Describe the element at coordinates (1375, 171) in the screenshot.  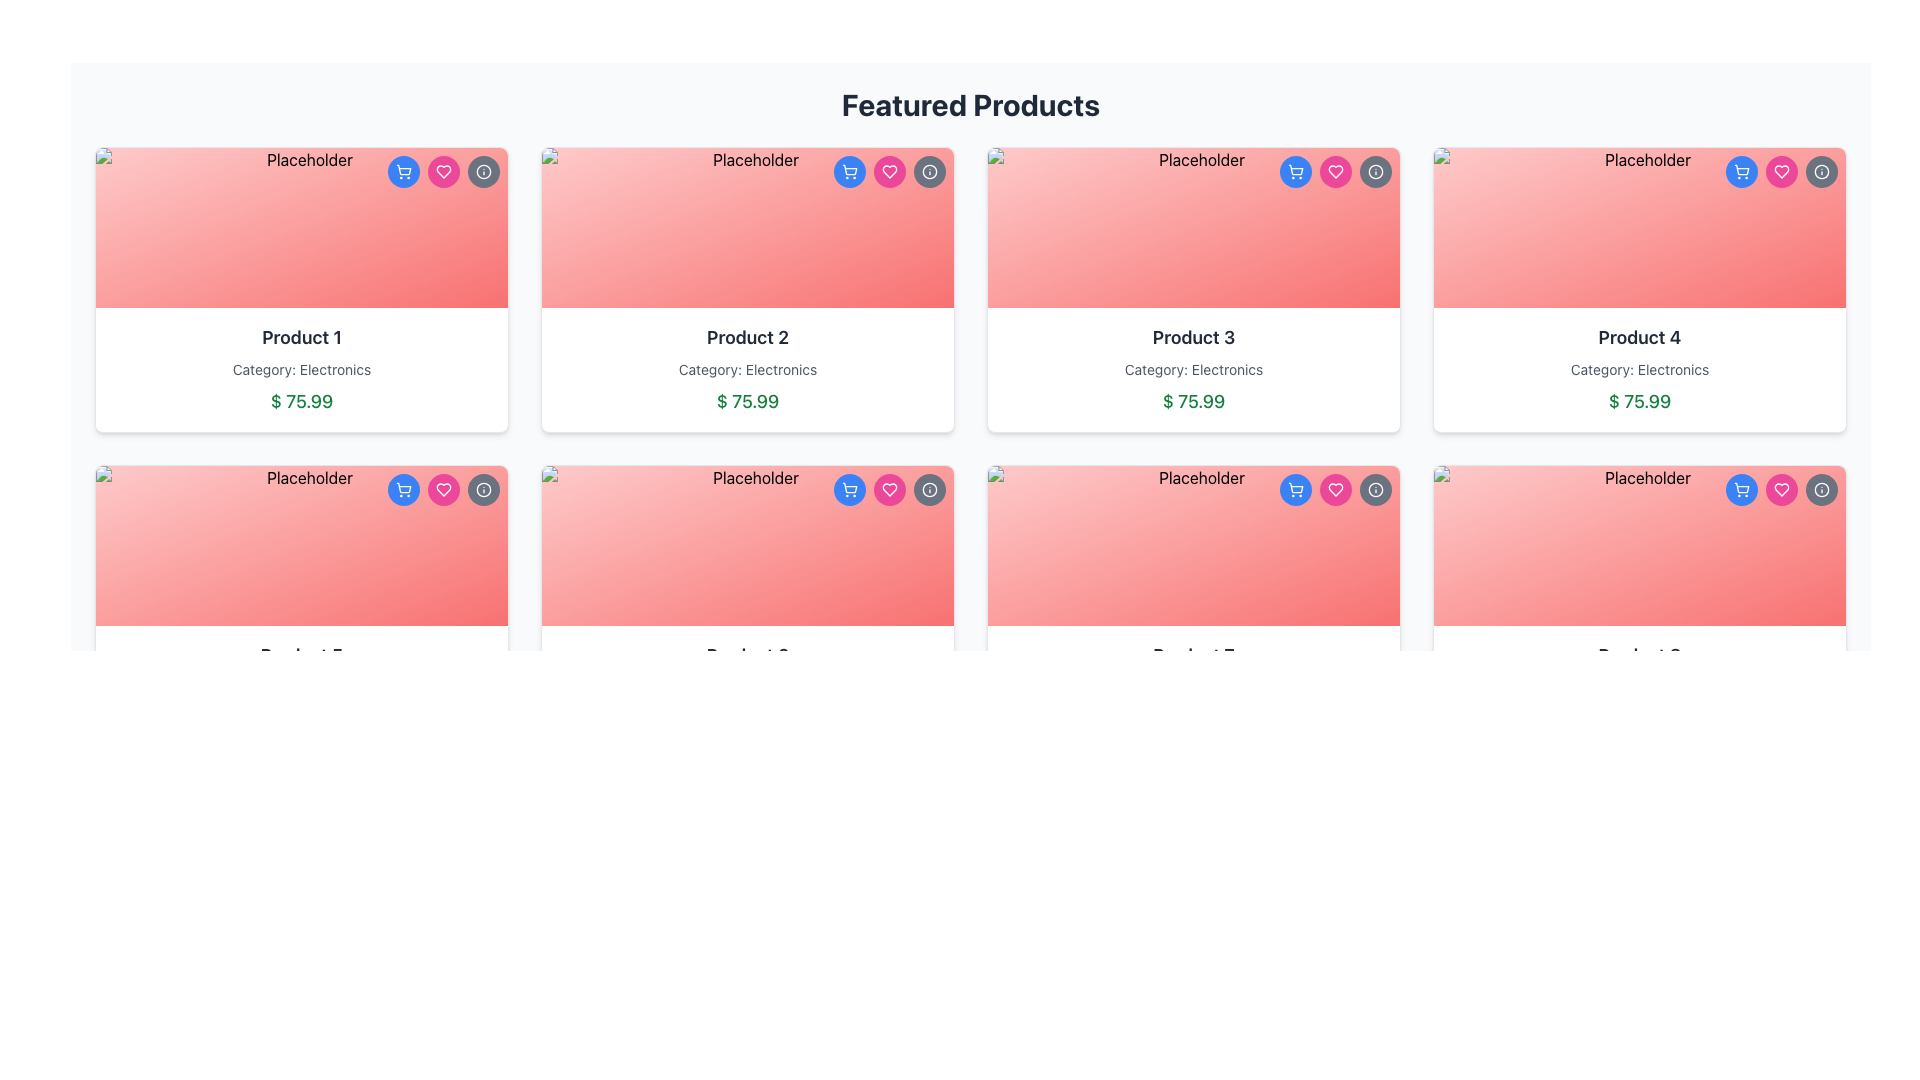
I see `the informational button located in the top-right corner of the product card` at that location.